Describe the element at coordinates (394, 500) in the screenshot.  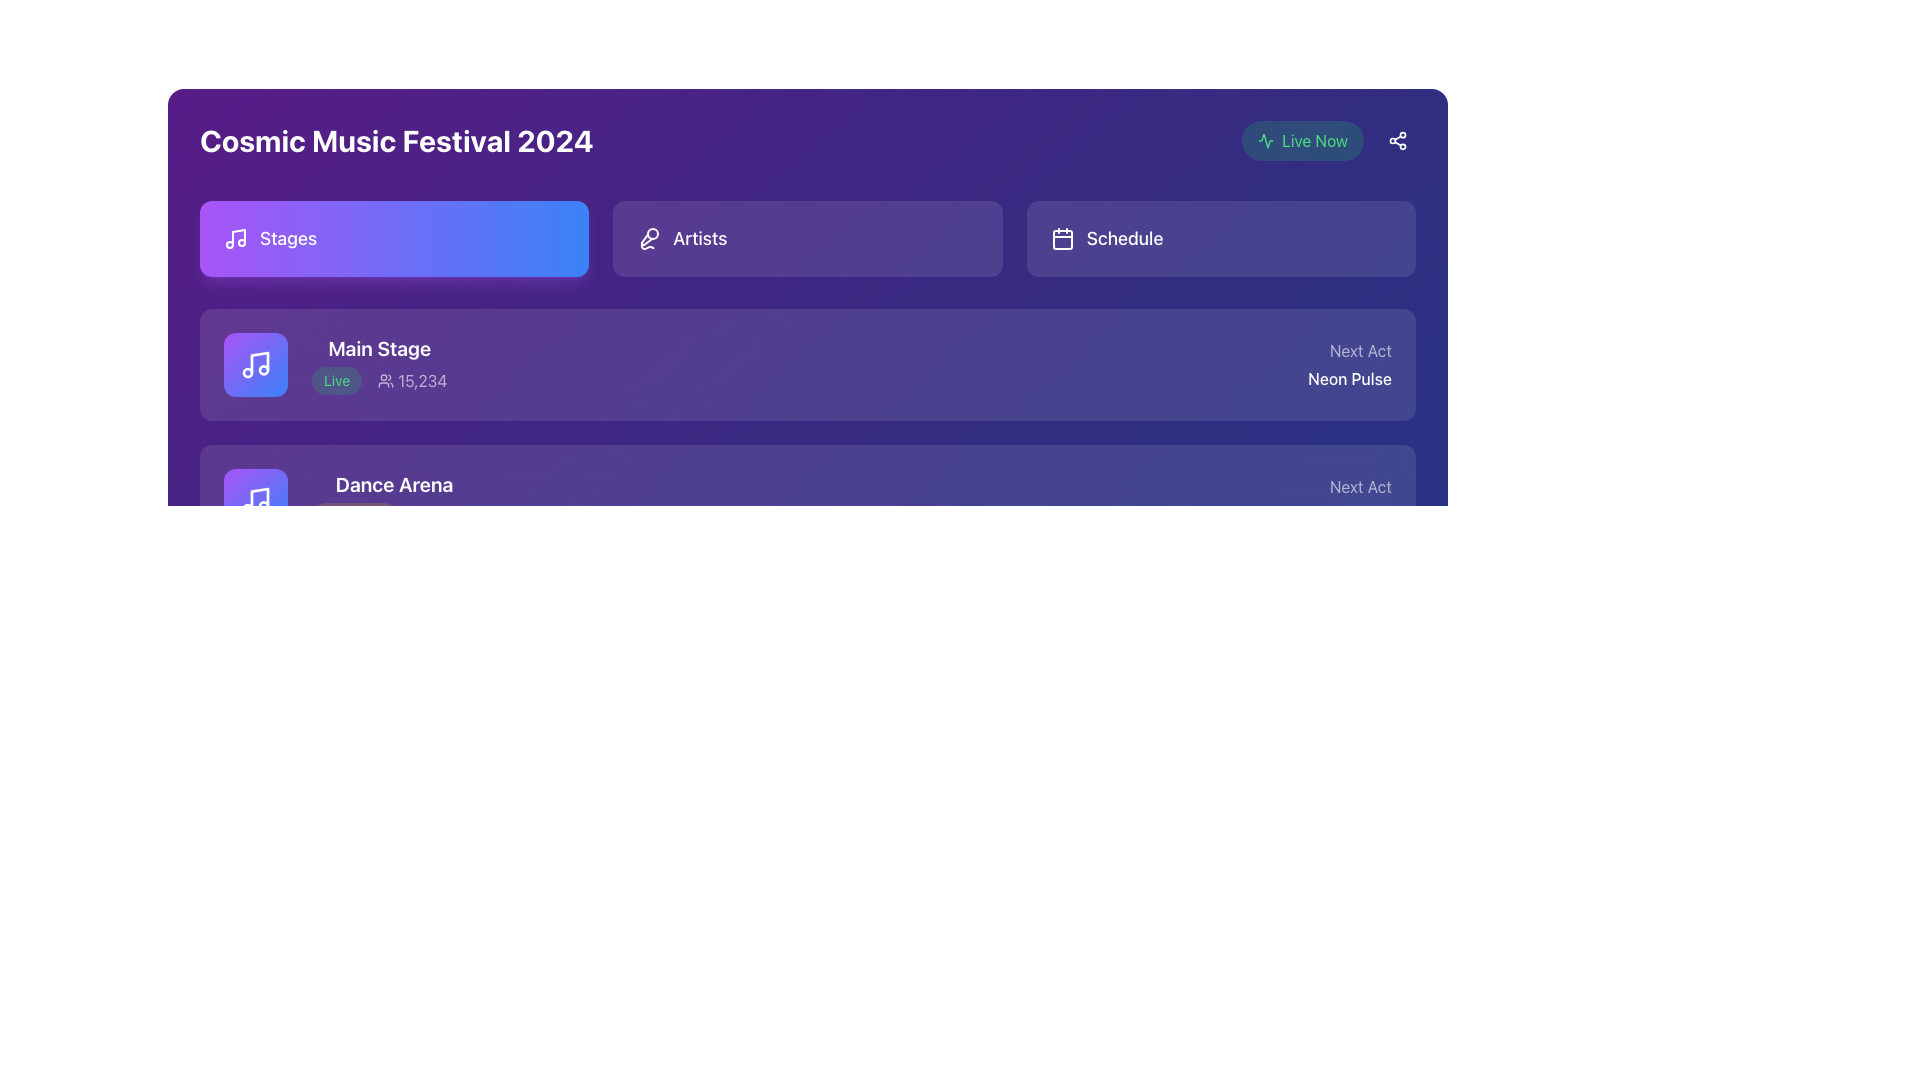
I see `the 'Dance Arena' text label, which is the second item in the 'Stages' section, styled with a large, bold white font on a purple background` at that location.